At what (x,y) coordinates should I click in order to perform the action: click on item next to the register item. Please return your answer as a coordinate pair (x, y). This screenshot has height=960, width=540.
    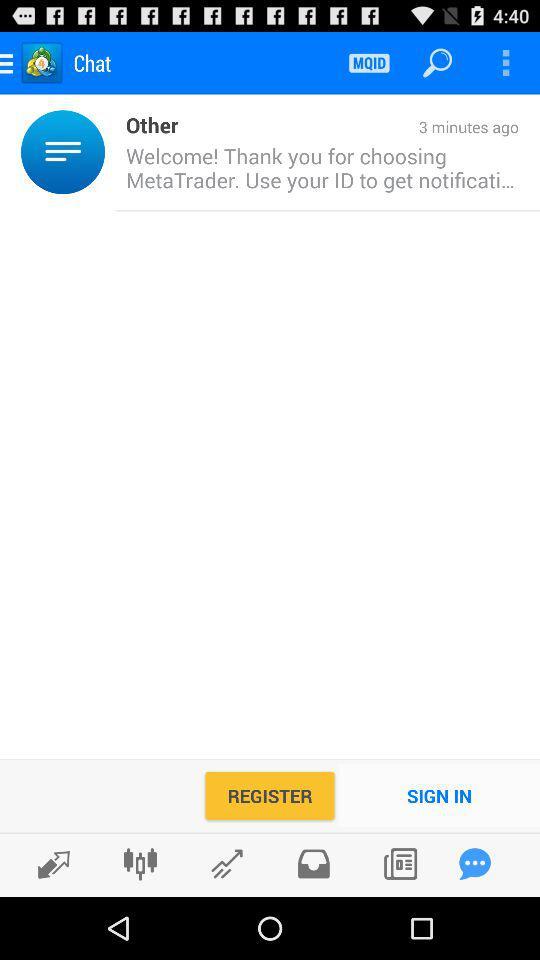
    Looking at the image, I should click on (438, 795).